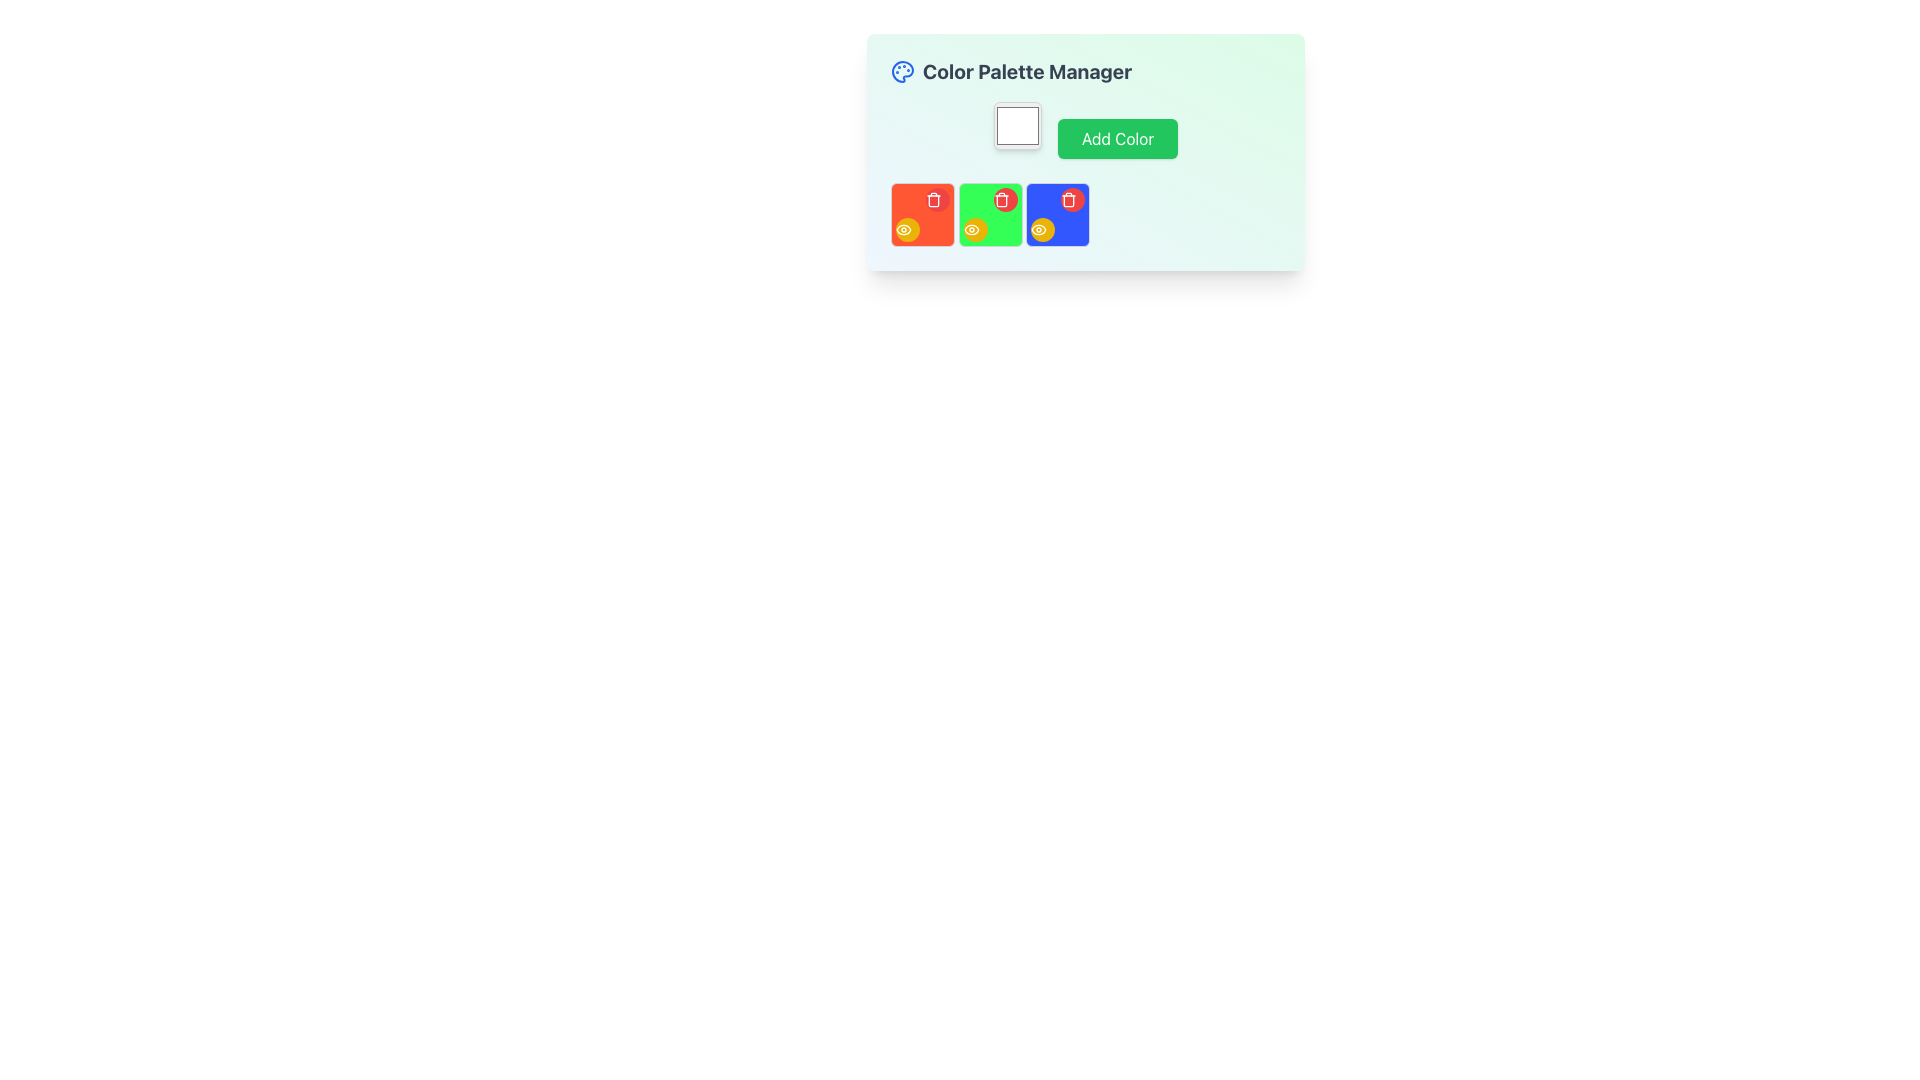  Describe the element at coordinates (1084, 130) in the screenshot. I see `the button located in the 'Color Palette Manager' section` at that location.